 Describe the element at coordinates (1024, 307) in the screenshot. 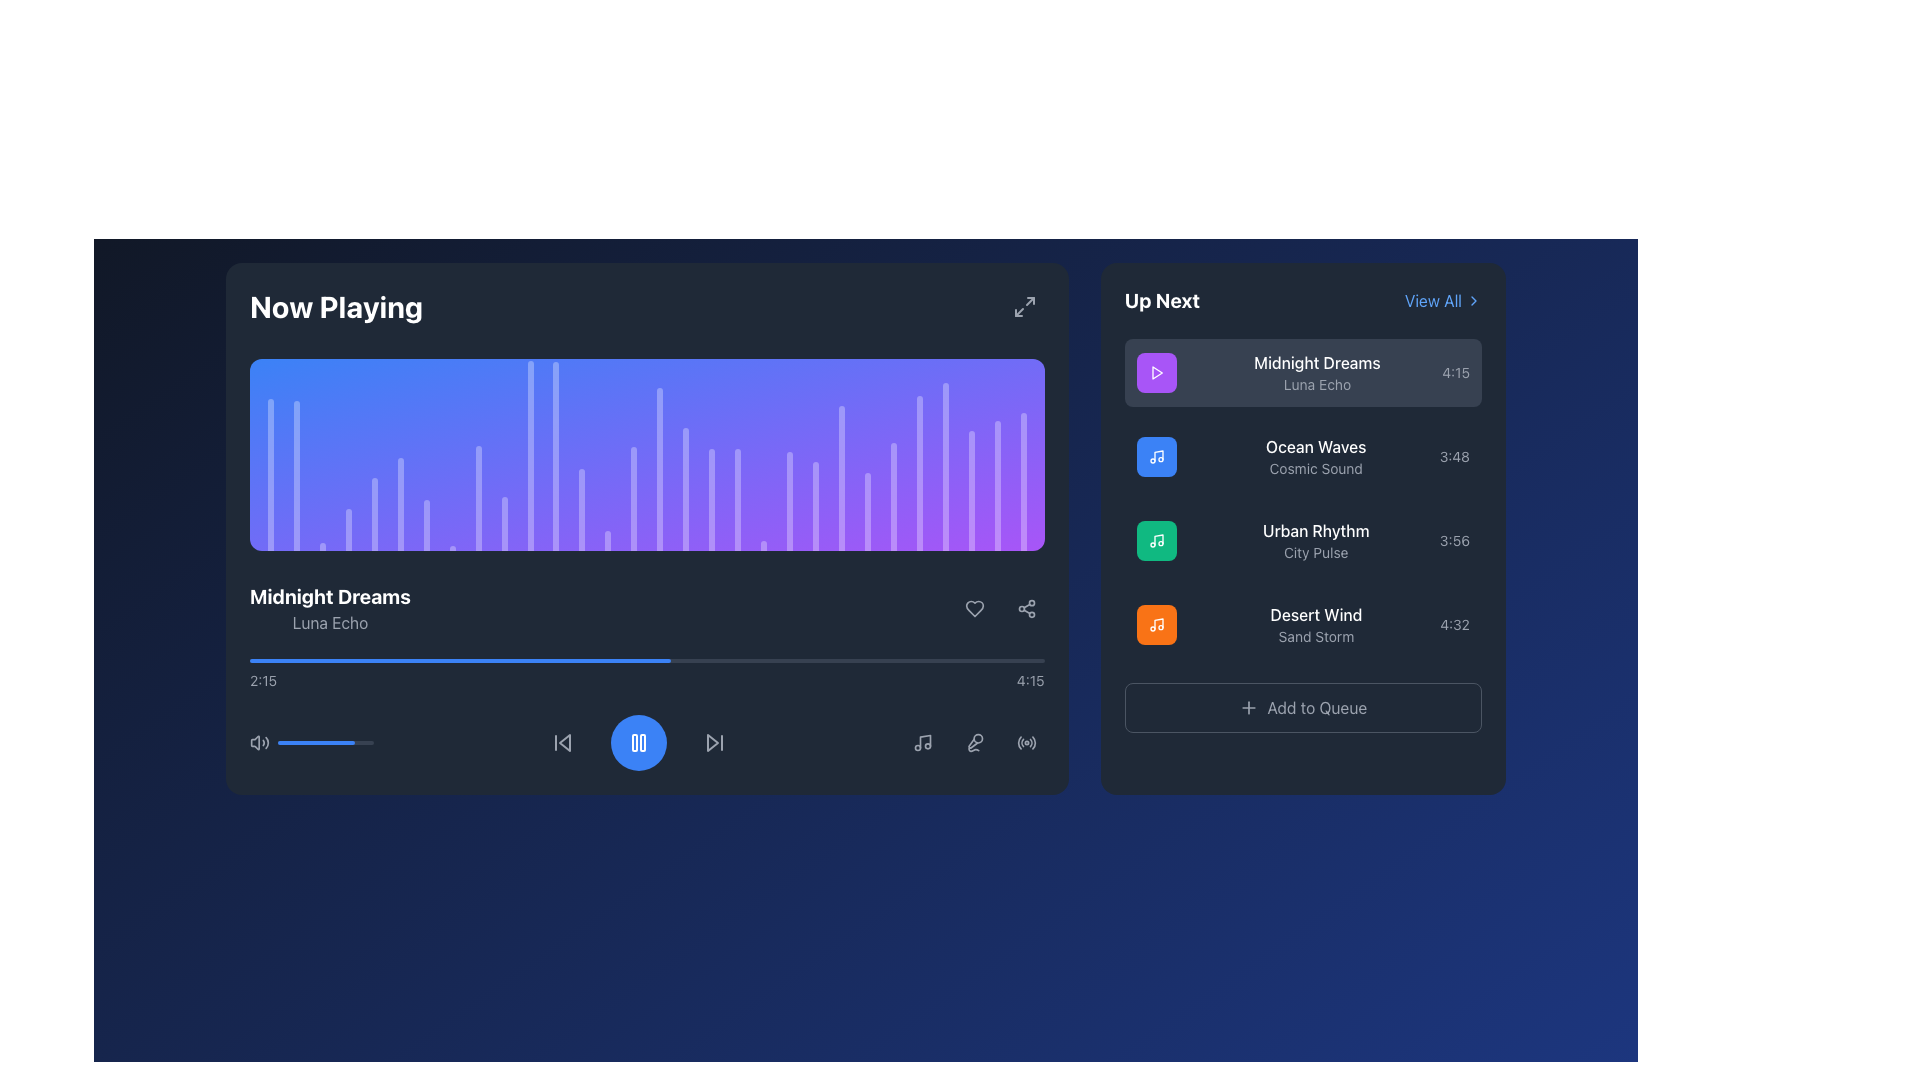

I see `the icon button featuring a diagonal arrow within a circle located at the upper-right corner of the 'Now Playing' section to change its color` at that location.